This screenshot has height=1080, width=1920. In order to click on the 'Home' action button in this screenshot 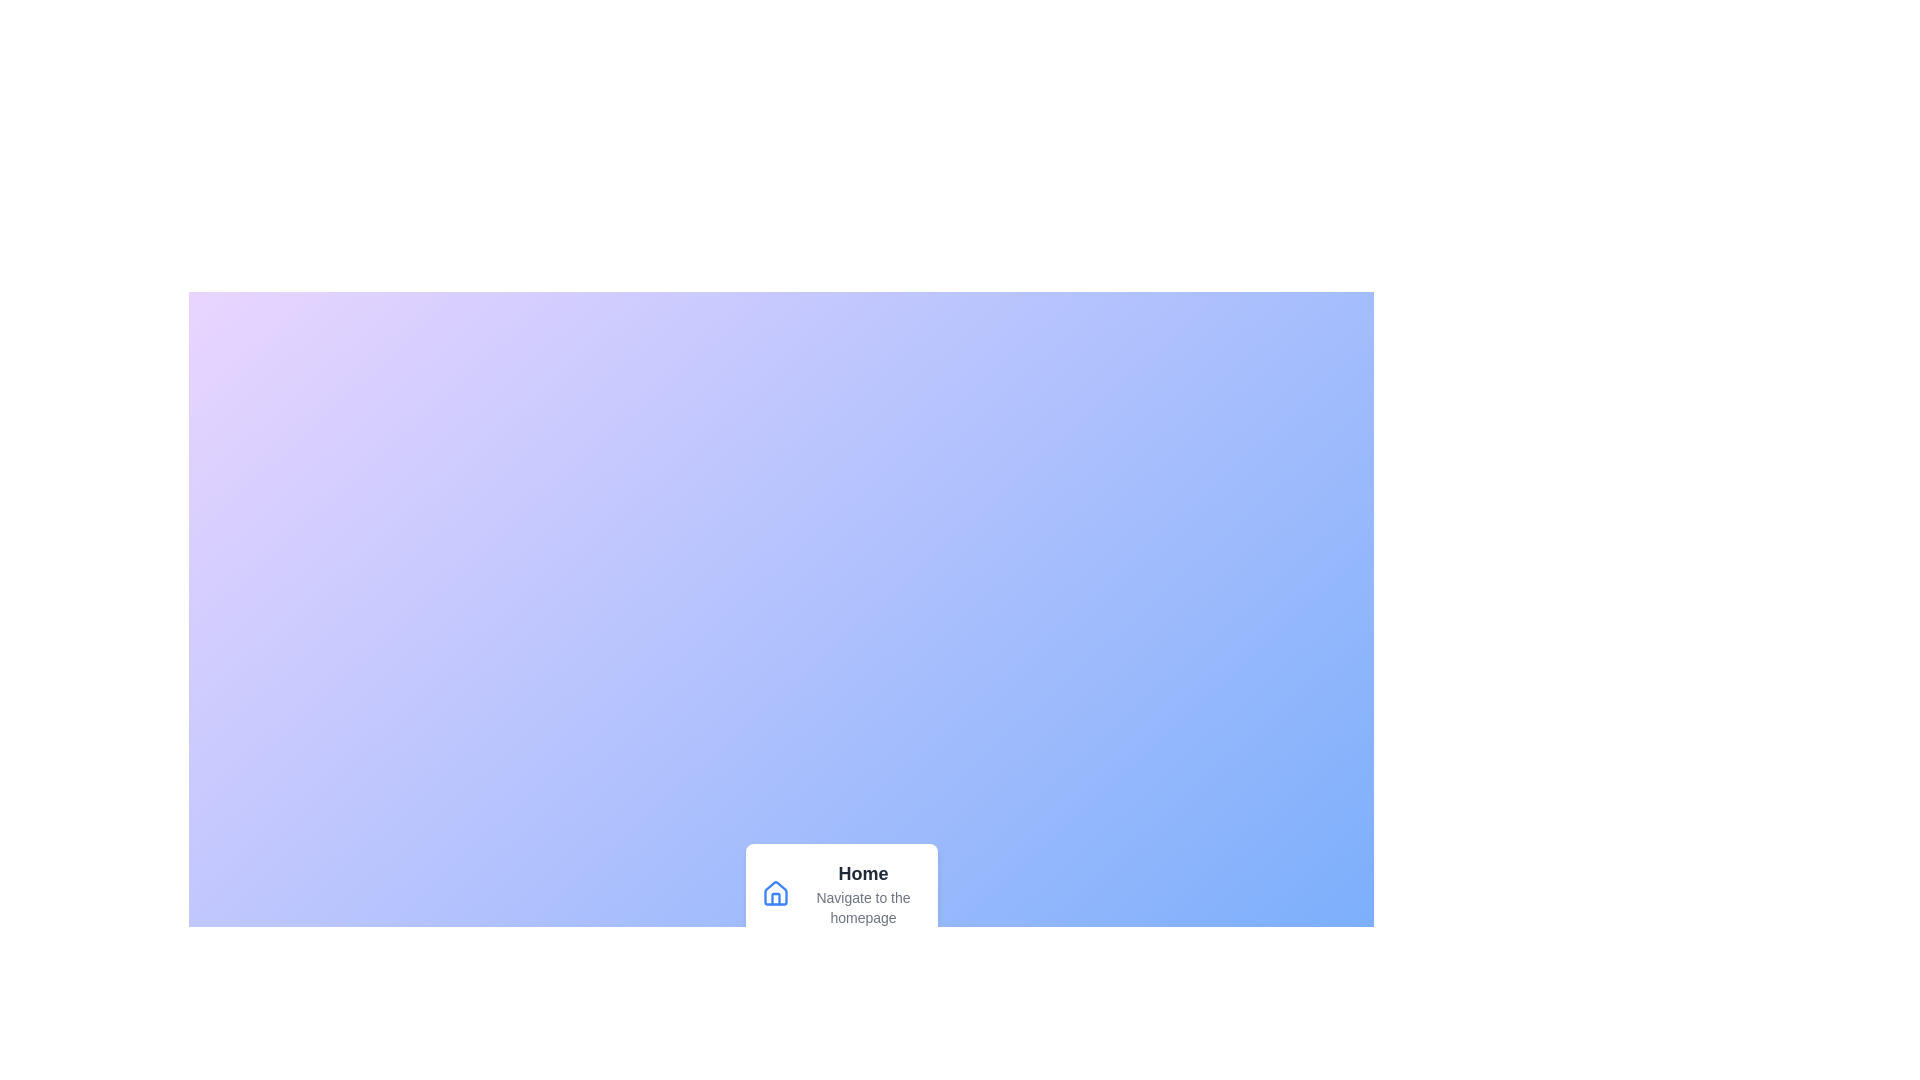, I will do `click(841, 893)`.